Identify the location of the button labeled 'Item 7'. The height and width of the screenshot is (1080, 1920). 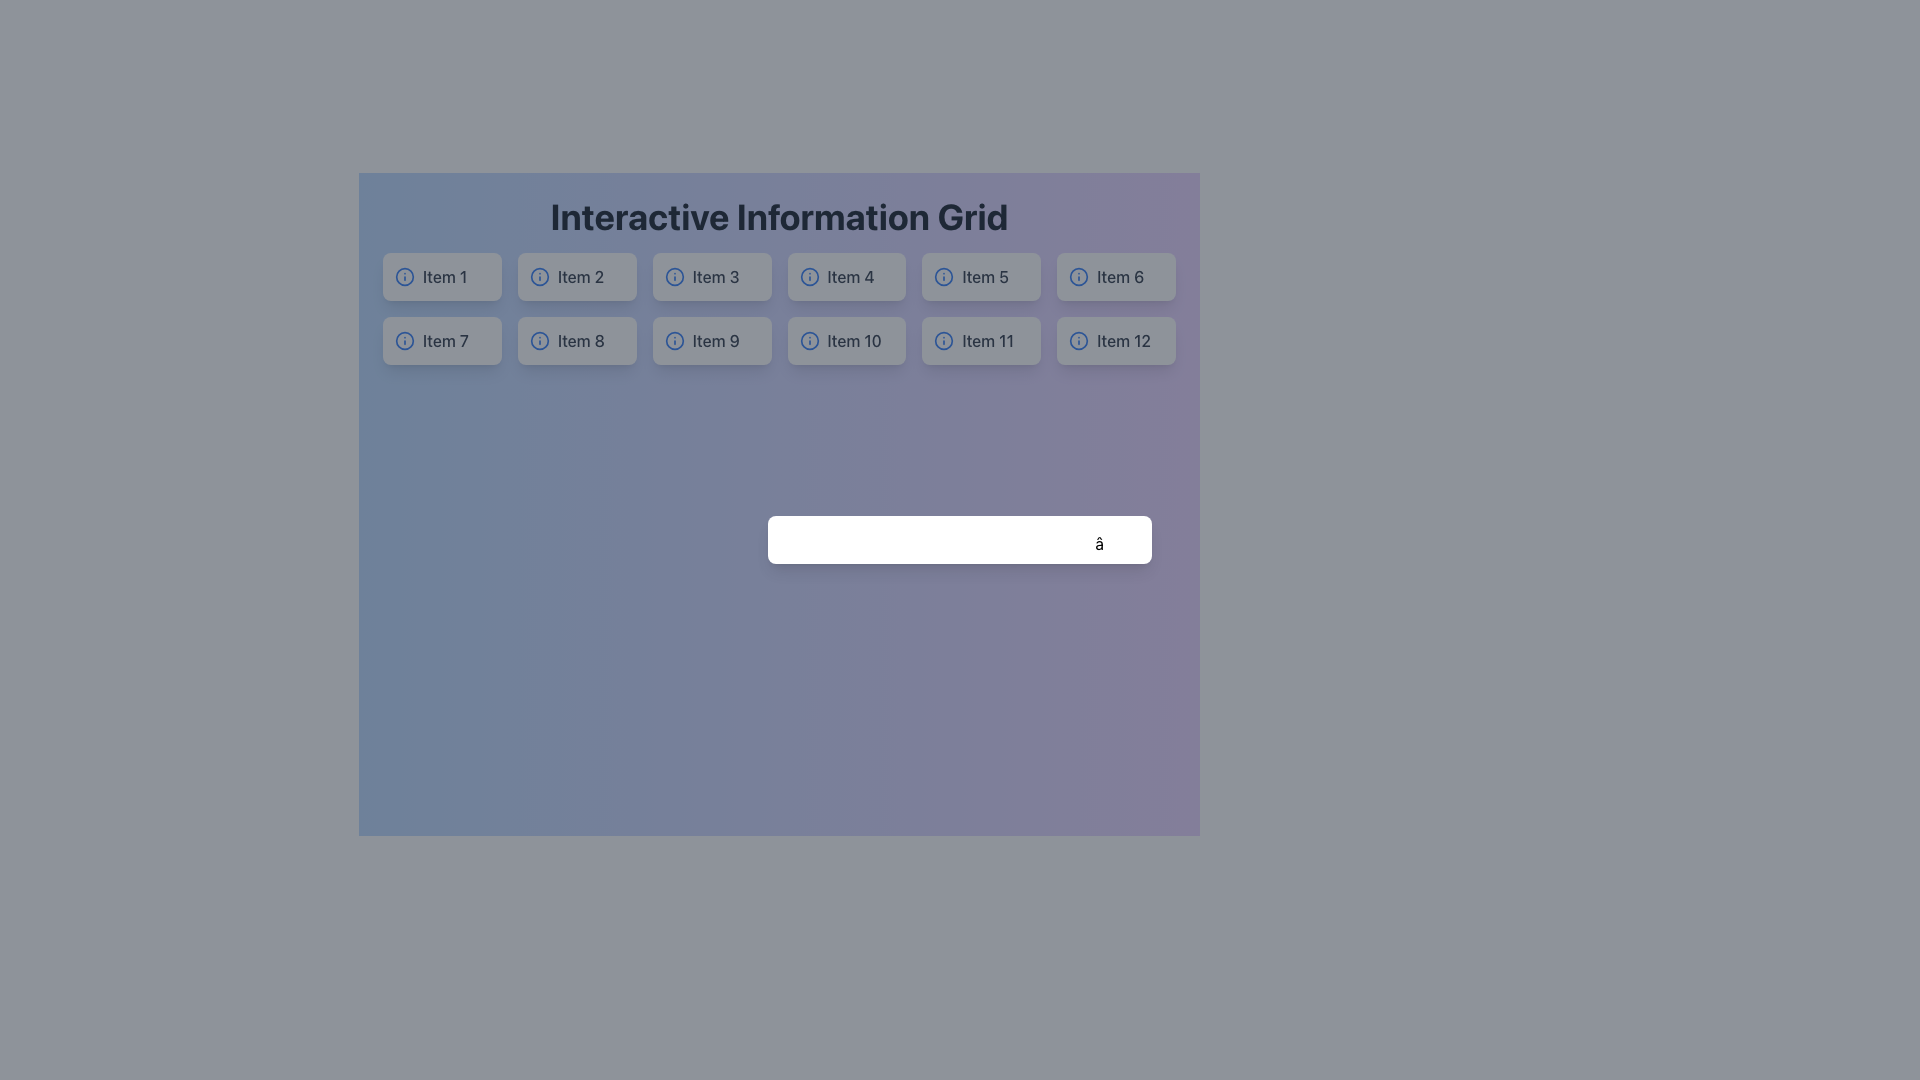
(441, 339).